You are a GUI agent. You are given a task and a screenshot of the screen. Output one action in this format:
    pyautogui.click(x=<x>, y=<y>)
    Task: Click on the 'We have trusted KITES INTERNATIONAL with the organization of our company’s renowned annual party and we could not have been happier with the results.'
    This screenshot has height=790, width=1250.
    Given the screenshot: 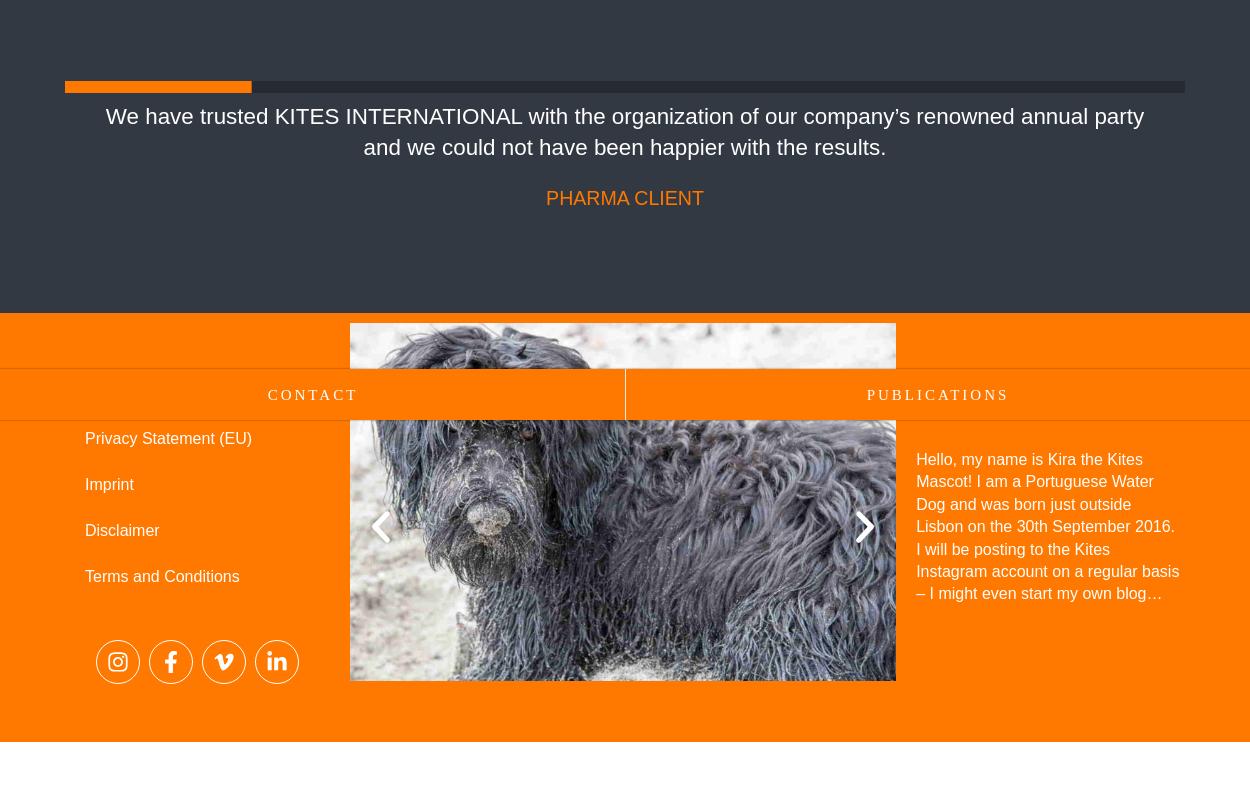 What is the action you would take?
    pyautogui.click(x=104, y=131)
    